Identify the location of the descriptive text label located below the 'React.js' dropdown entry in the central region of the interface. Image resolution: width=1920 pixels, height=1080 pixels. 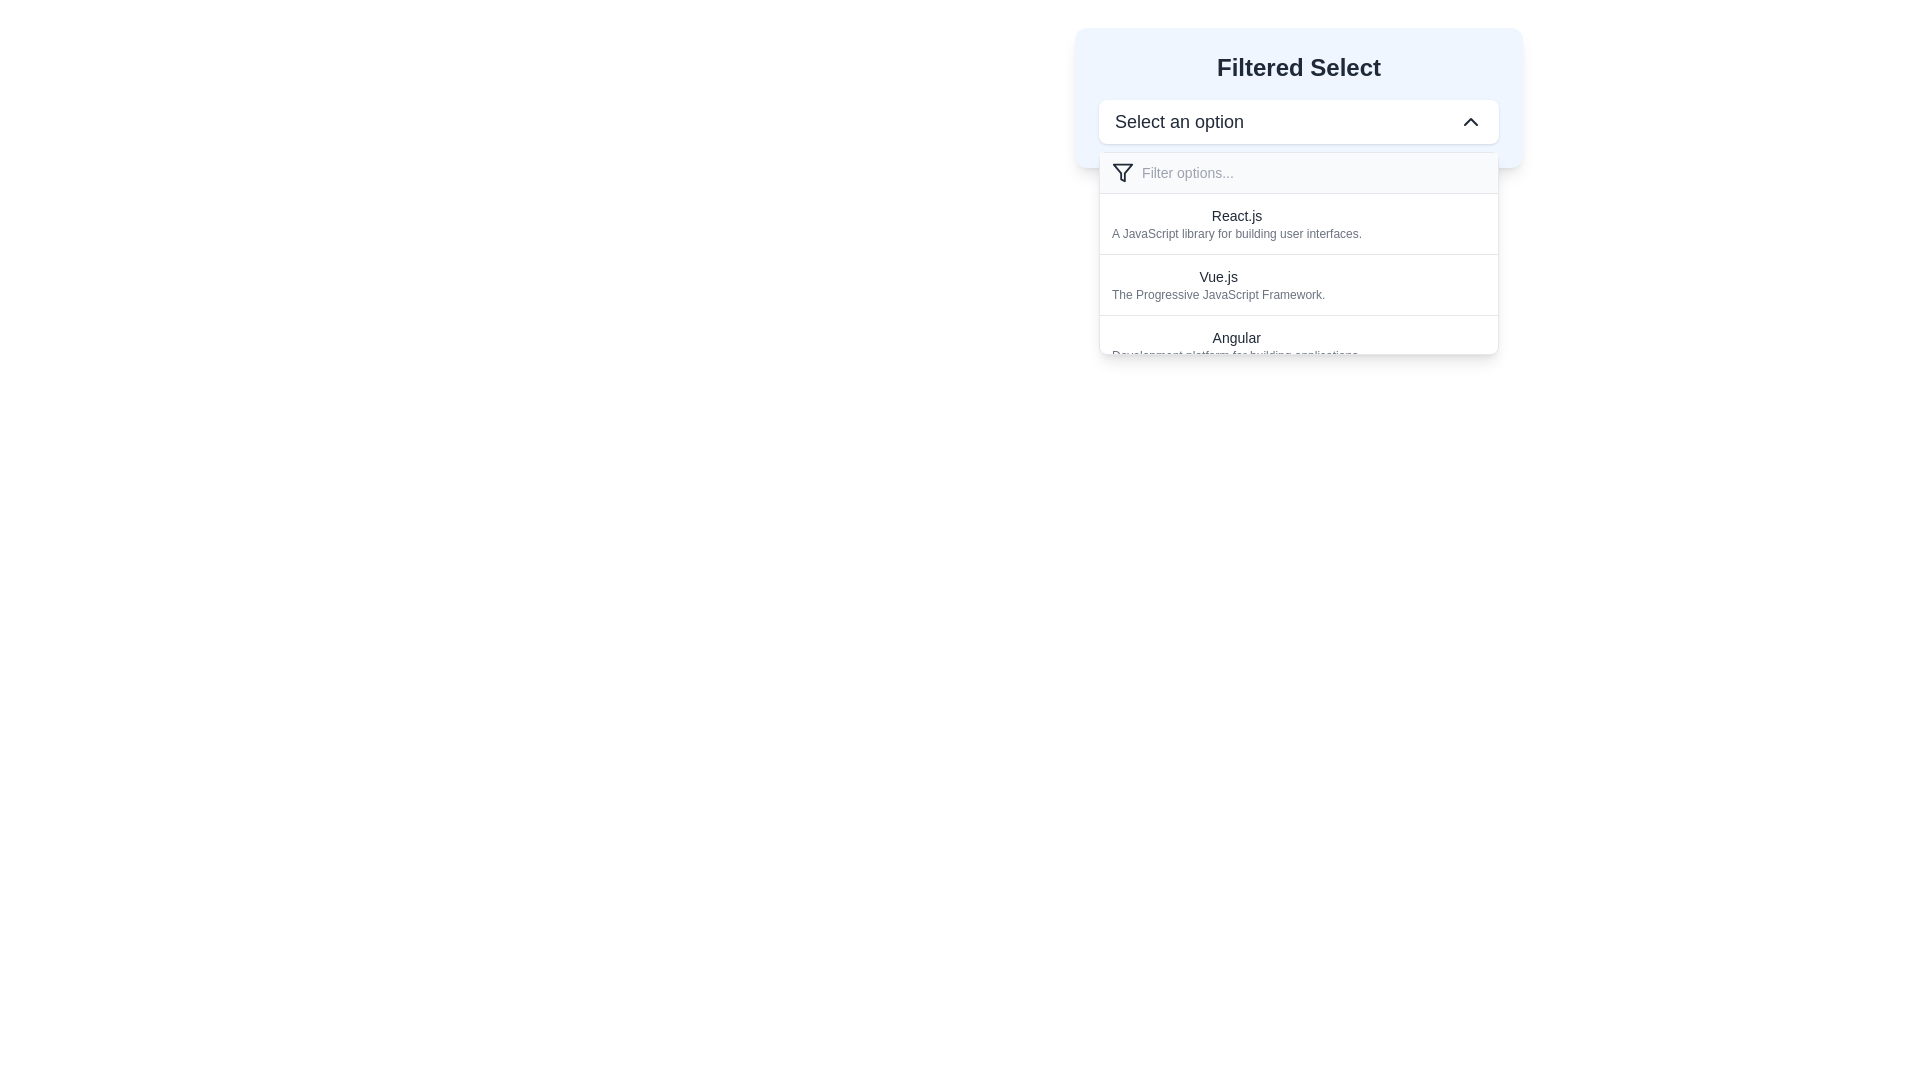
(1236, 233).